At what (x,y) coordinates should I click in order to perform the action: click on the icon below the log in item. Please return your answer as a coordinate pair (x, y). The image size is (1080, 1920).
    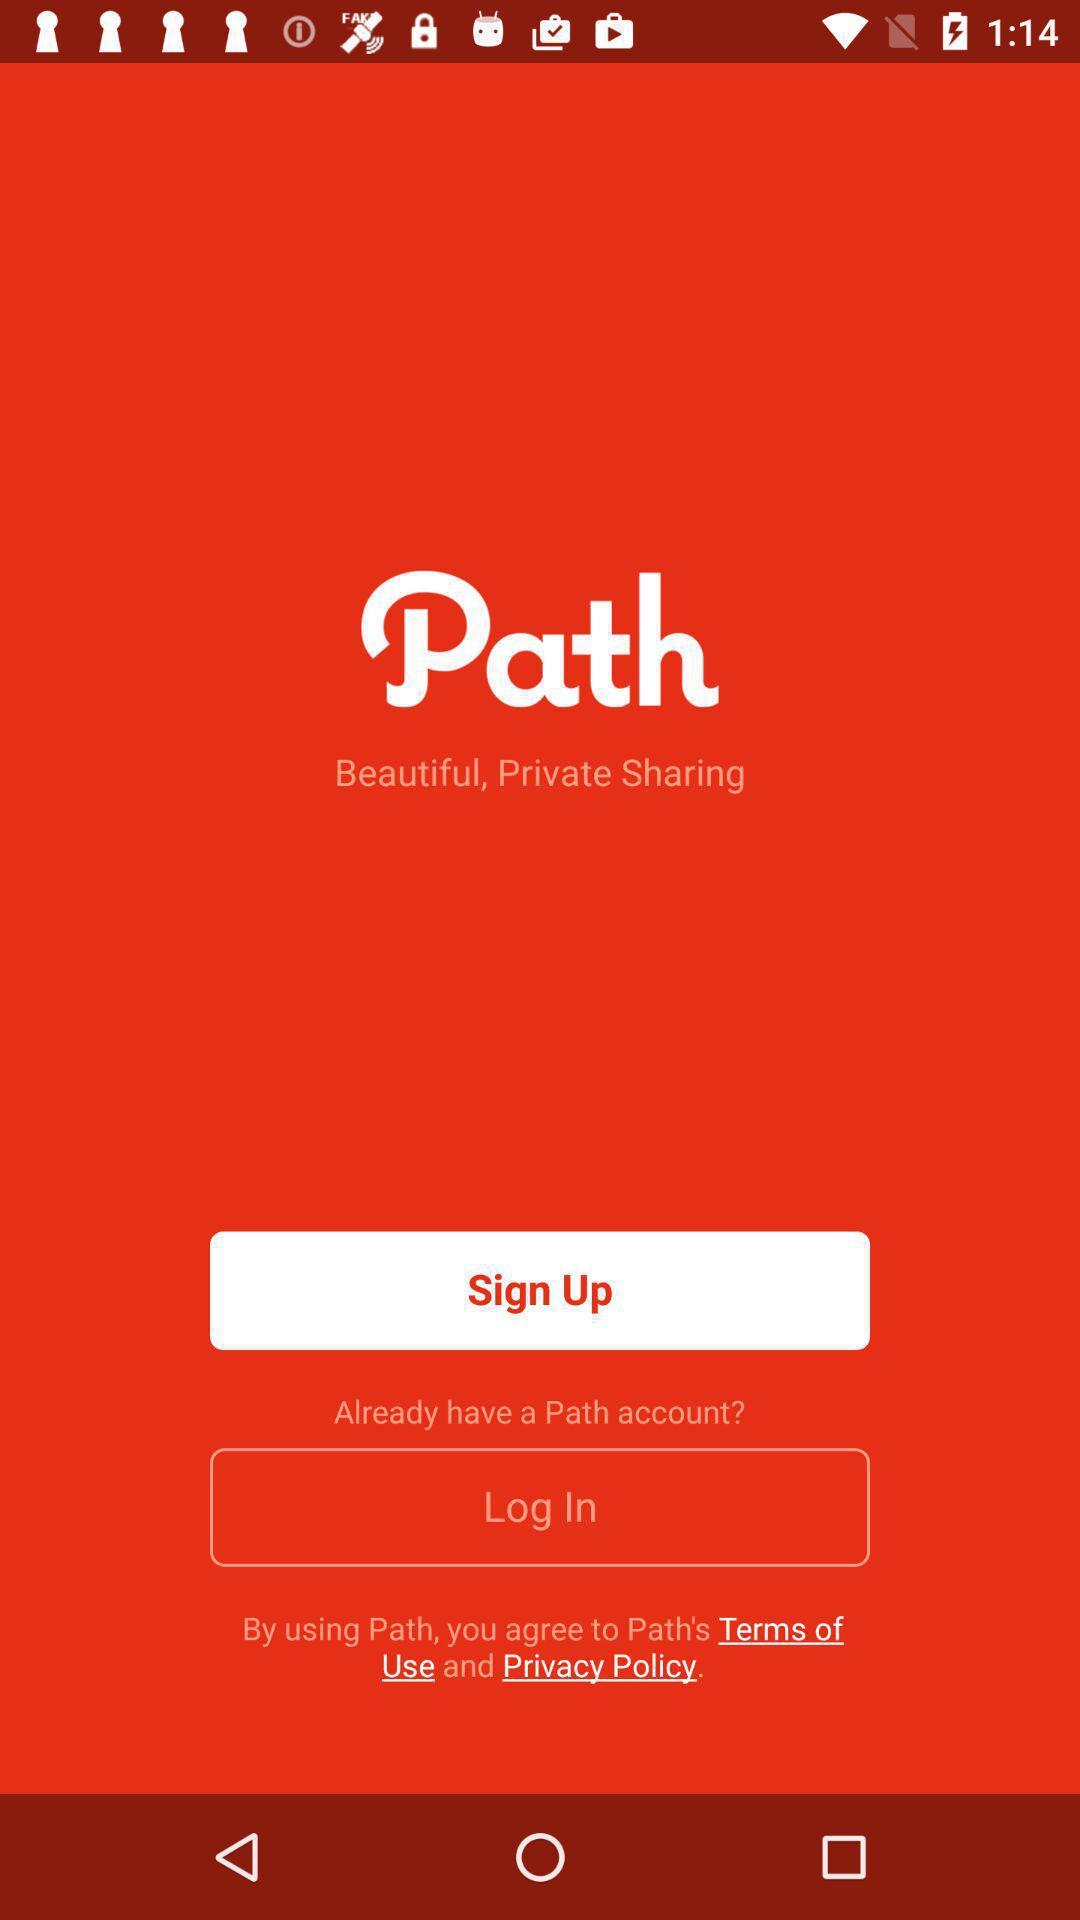
    Looking at the image, I should click on (543, 1646).